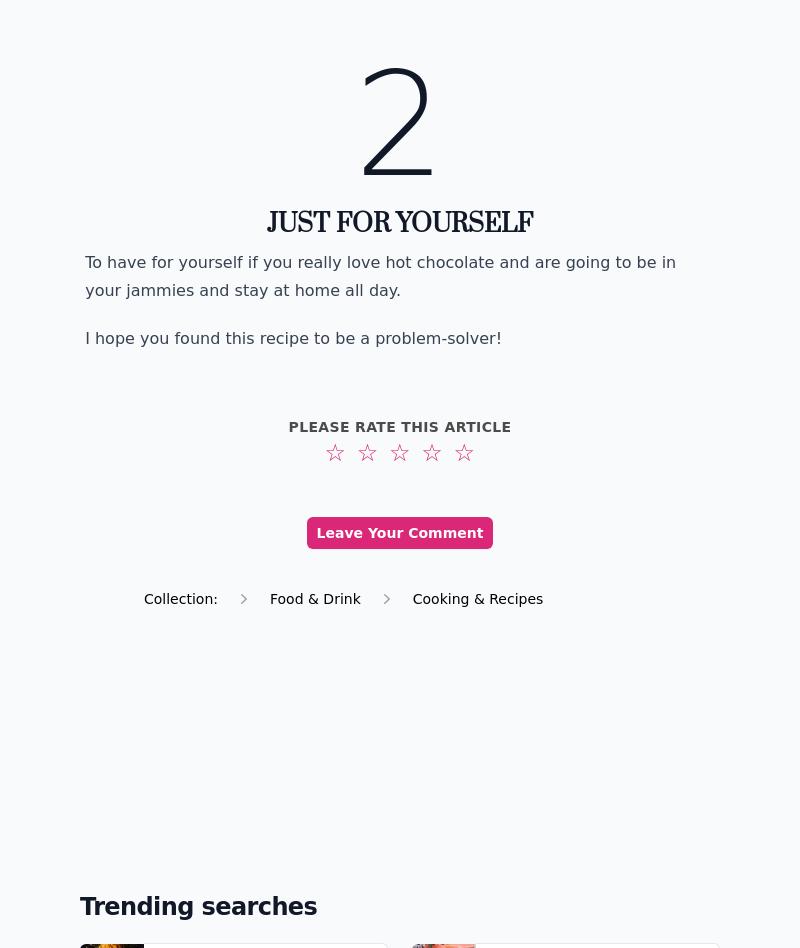 The height and width of the screenshot is (948, 800). What do you see at coordinates (398, 124) in the screenshot?
I see `'2'` at bounding box center [398, 124].